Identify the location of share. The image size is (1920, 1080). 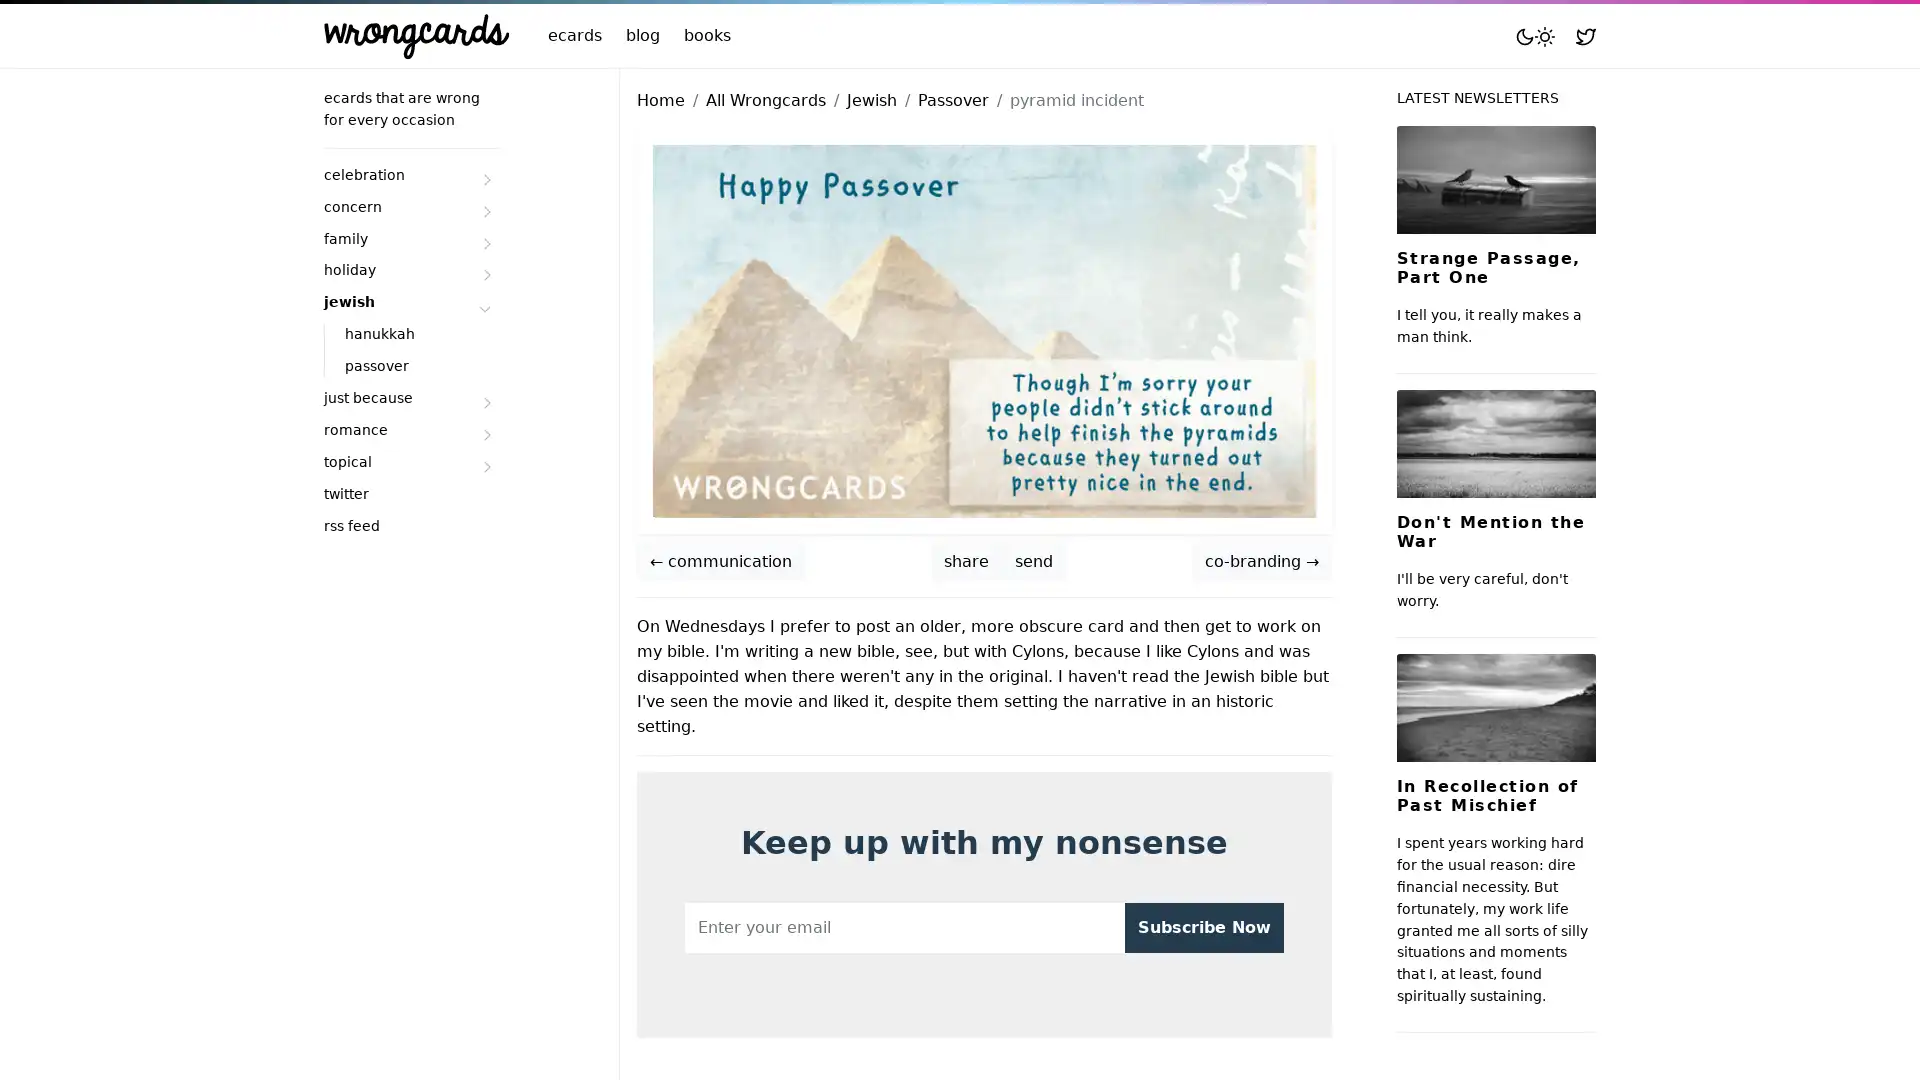
(965, 561).